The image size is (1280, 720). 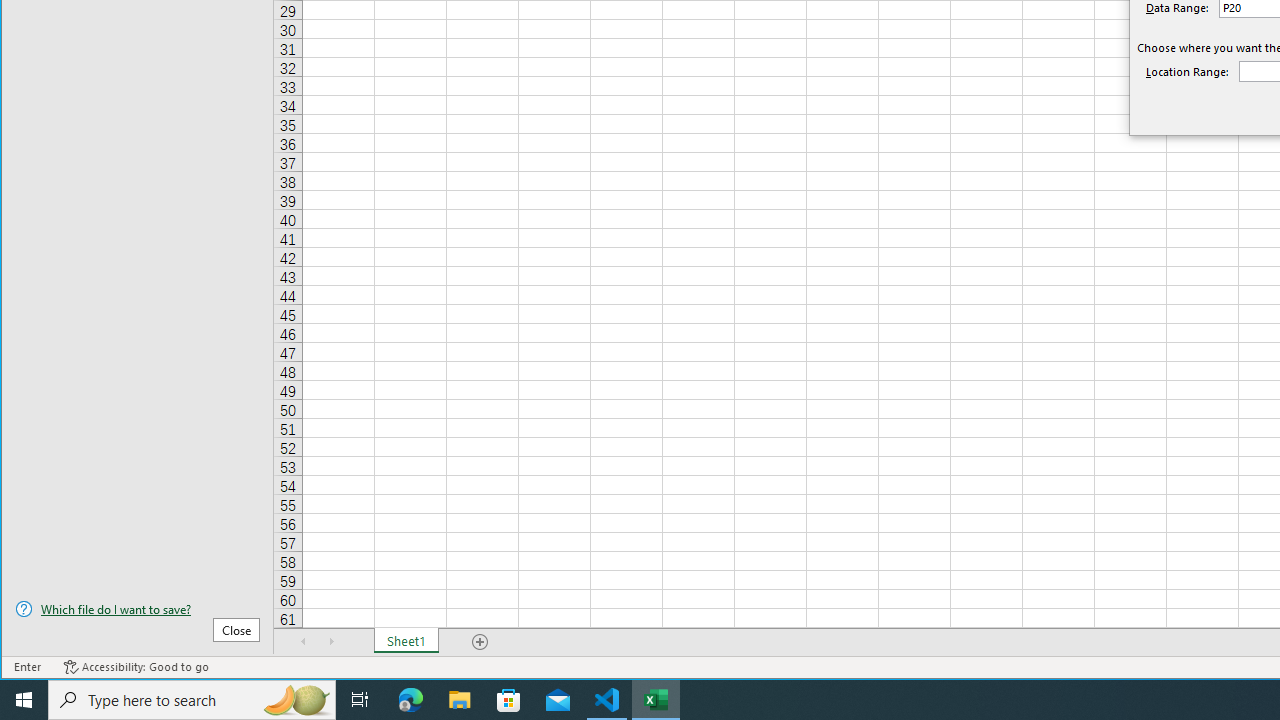 I want to click on 'Sheet1', so click(x=405, y=641).